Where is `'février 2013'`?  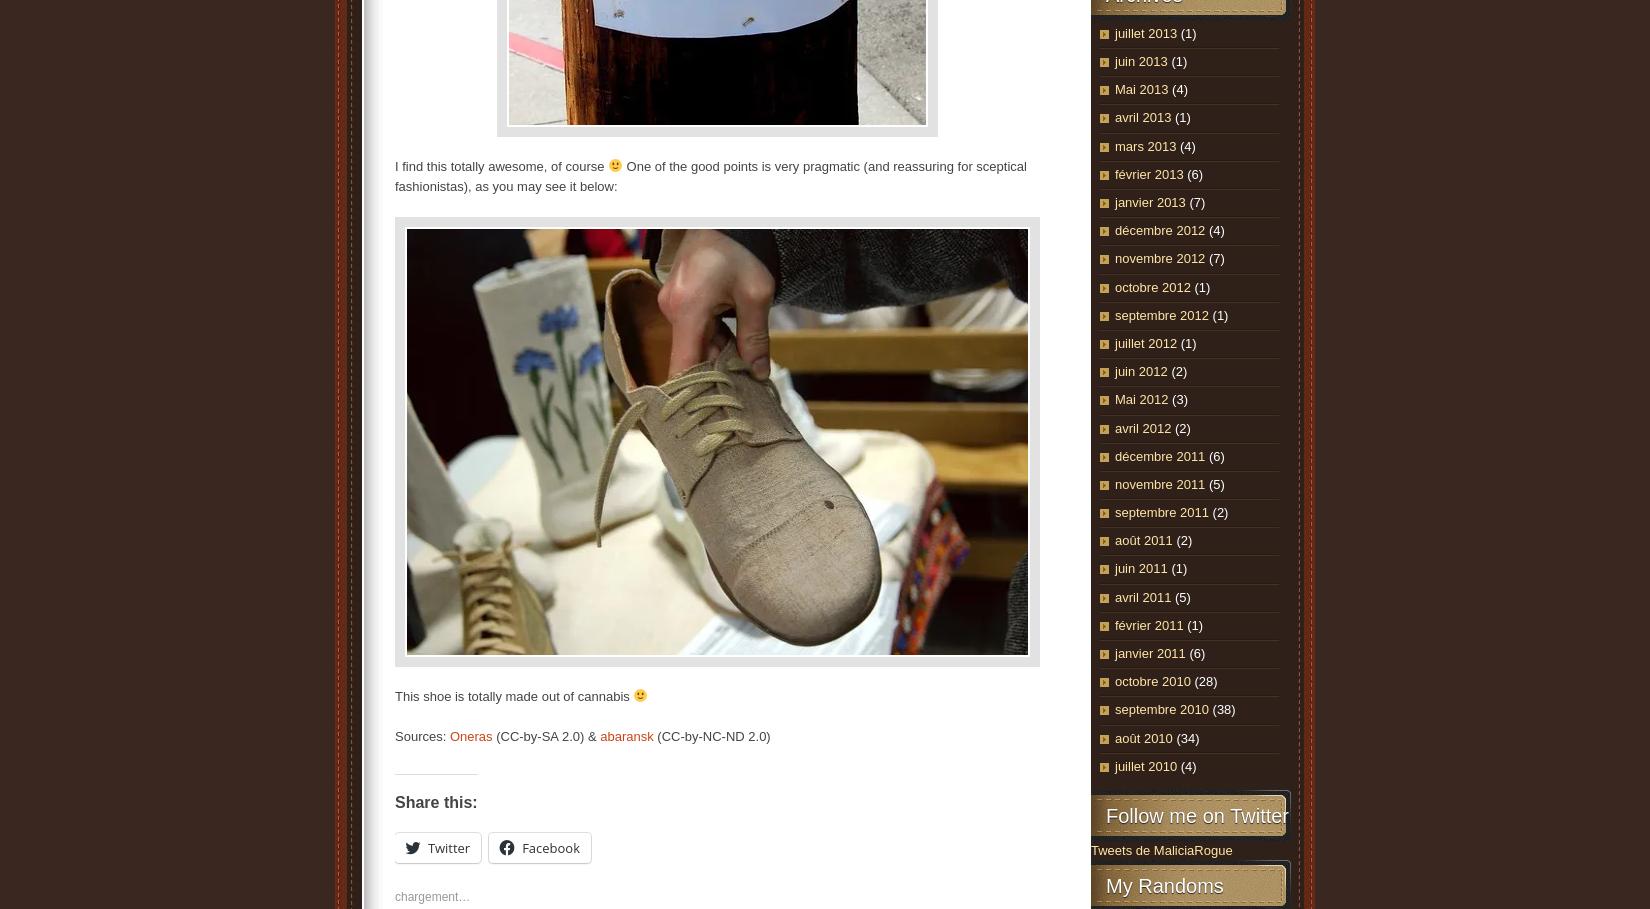 'février 2013' is located at coordinates (1115, 172).